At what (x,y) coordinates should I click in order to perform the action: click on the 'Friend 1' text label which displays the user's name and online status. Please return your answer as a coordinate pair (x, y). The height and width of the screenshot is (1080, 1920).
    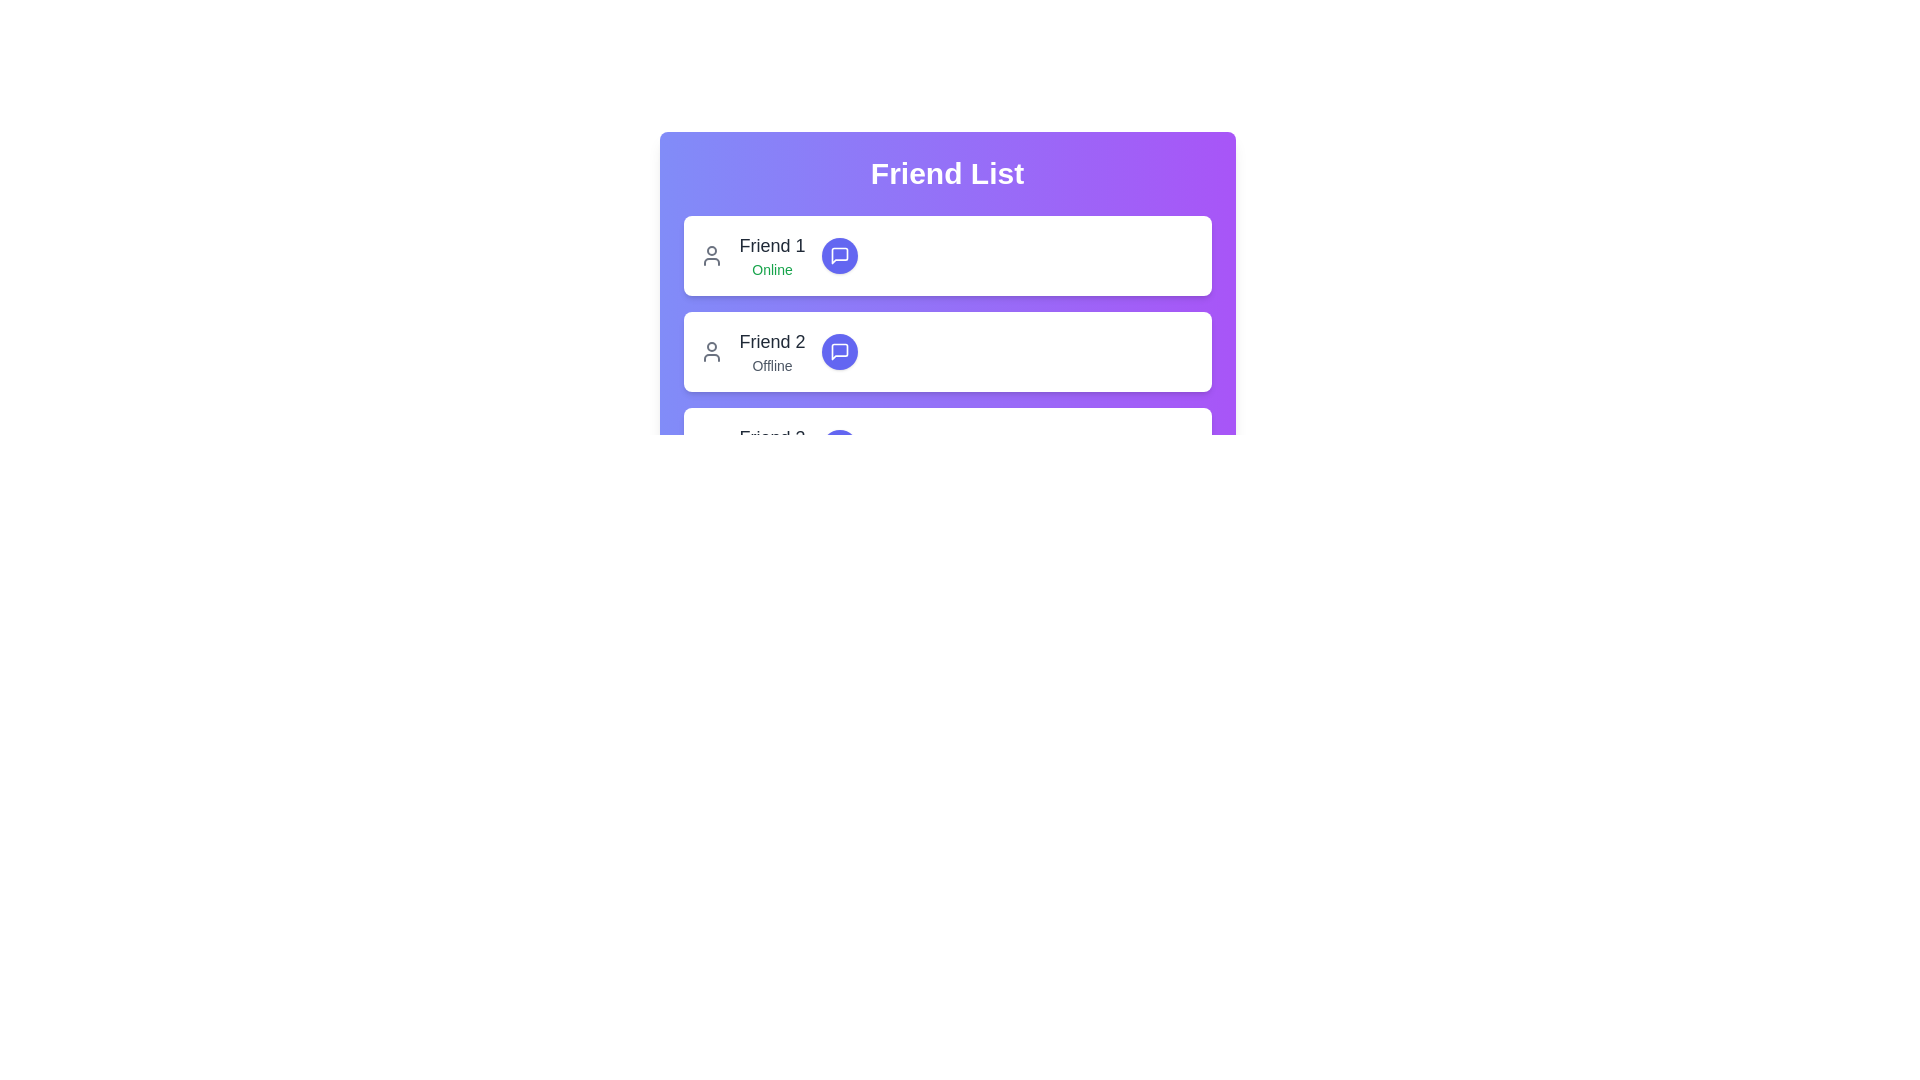
    Looking at the image, I should click on (771, 254).